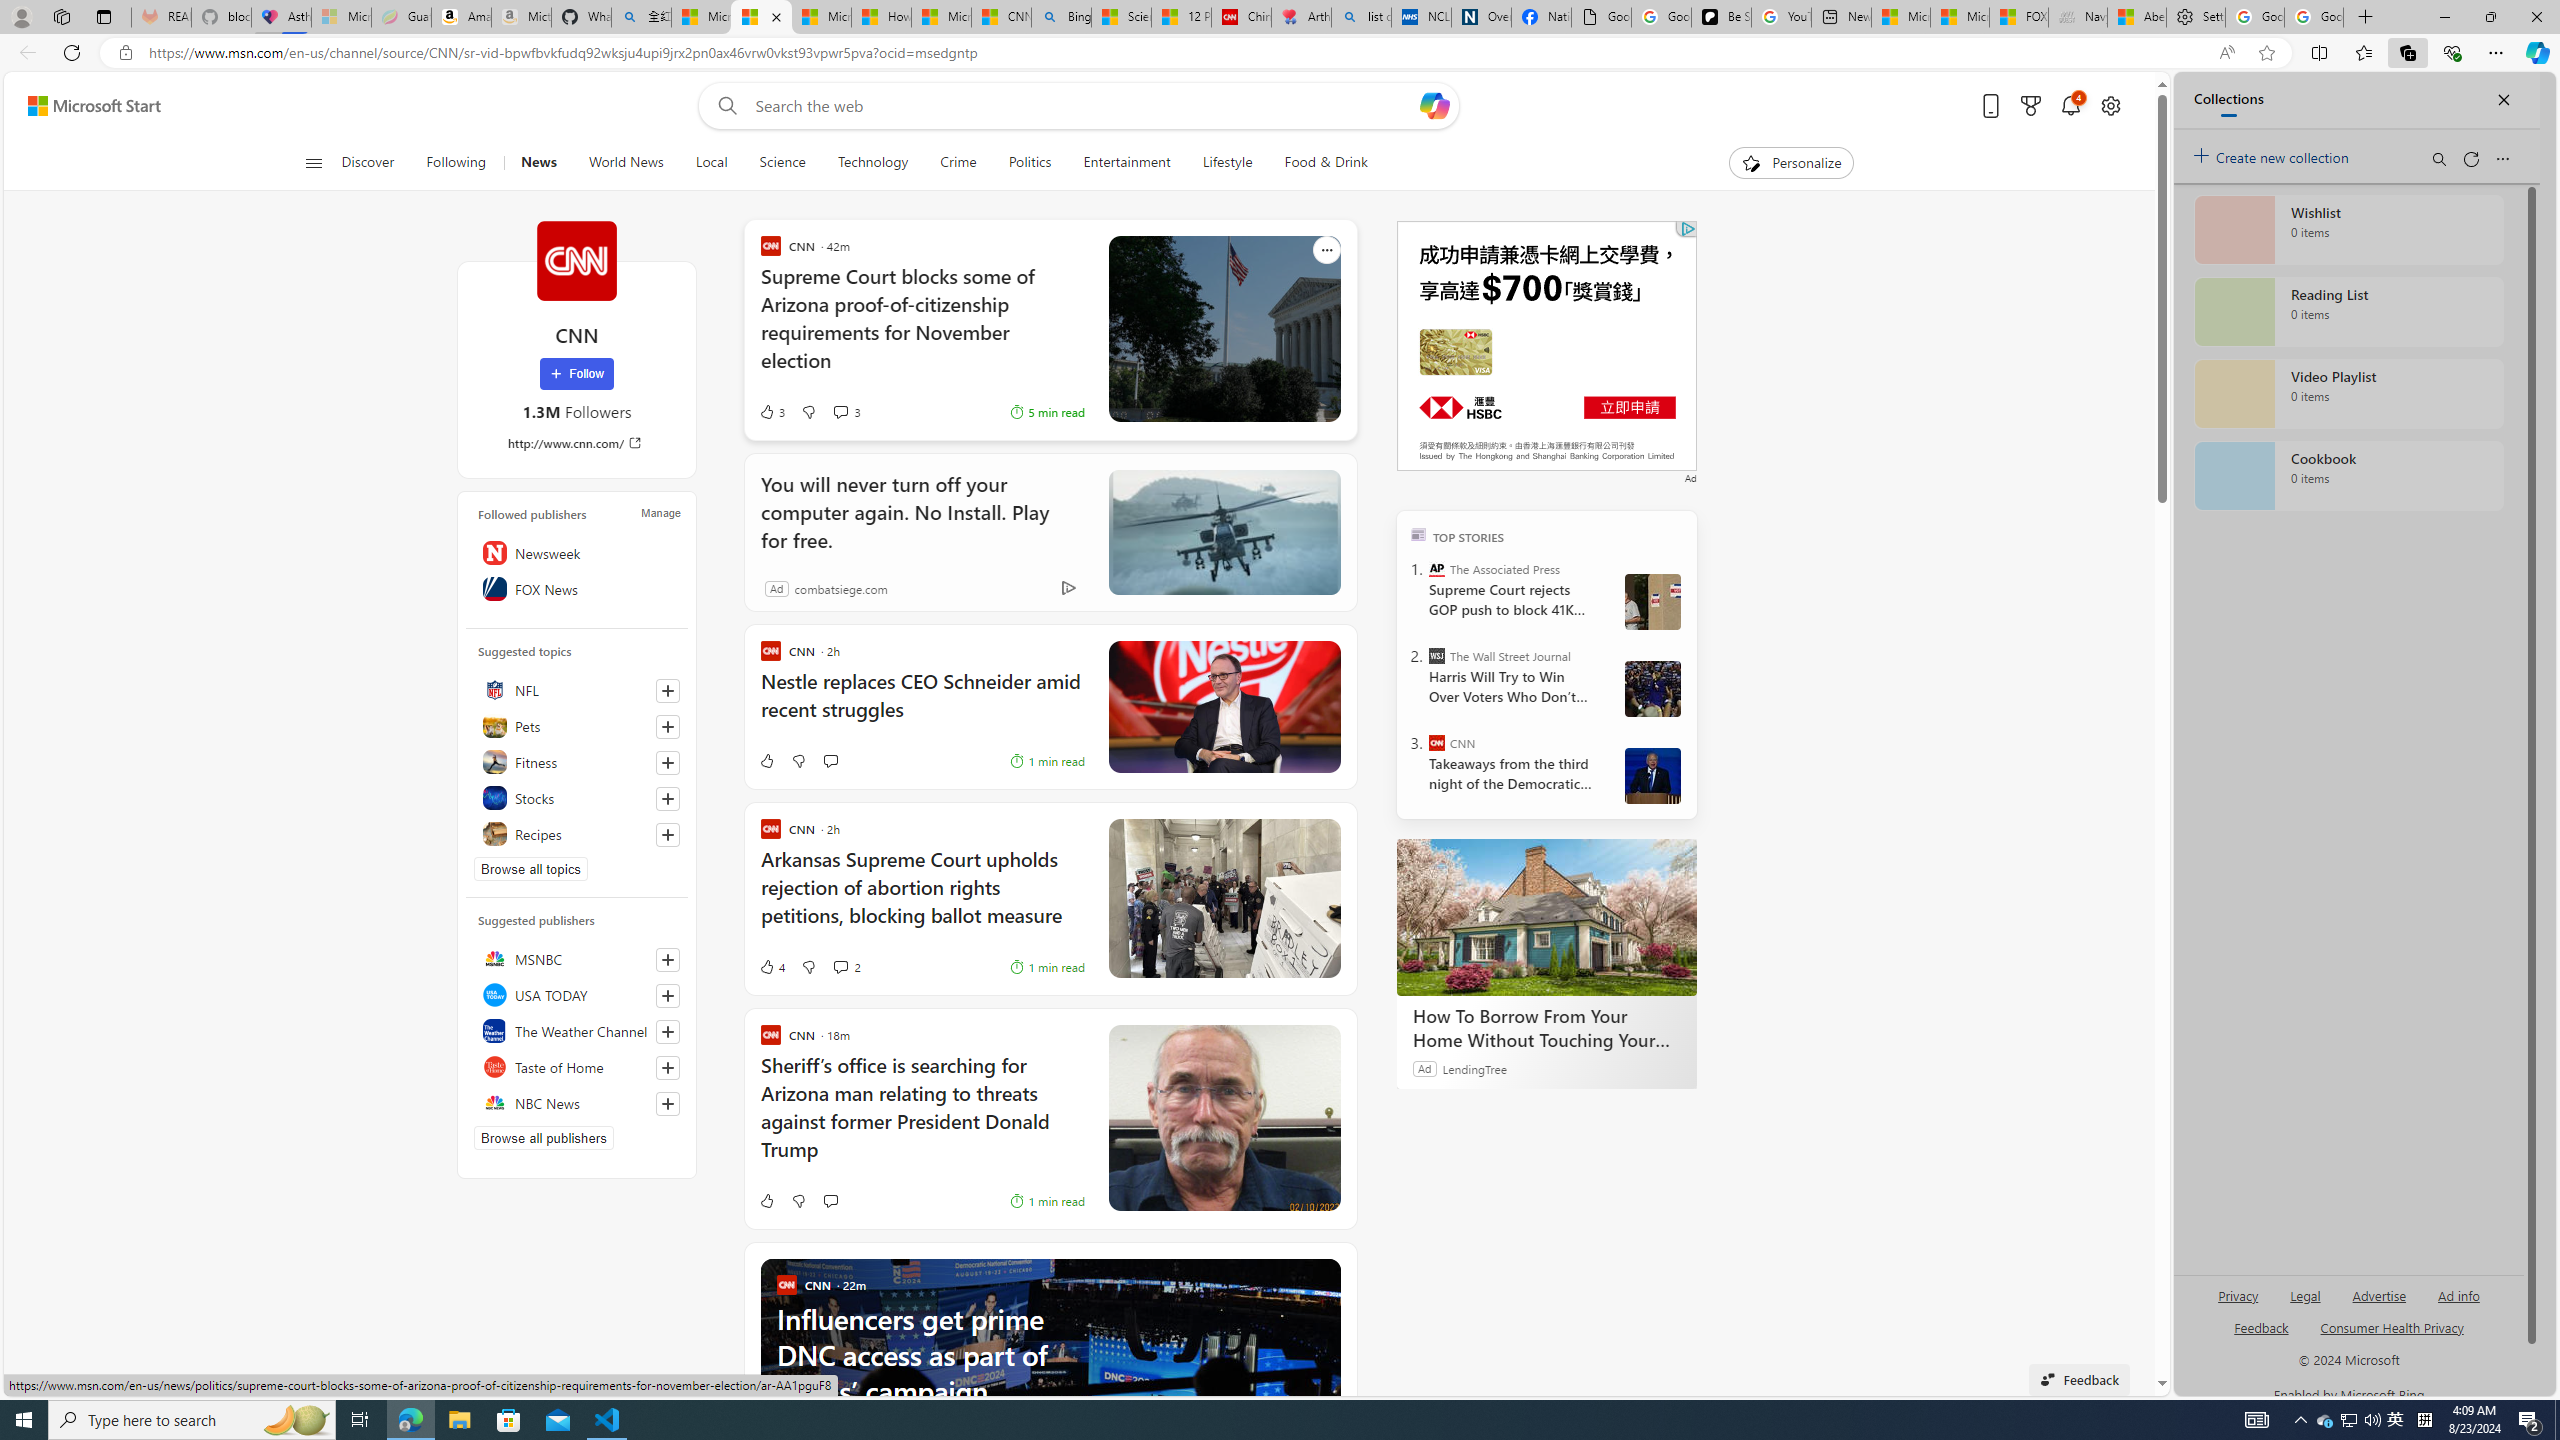  What do you see at coordinates (575, 995) in the screenshot?
I see `'USA TODAY'` at bounding box center [575, 995].